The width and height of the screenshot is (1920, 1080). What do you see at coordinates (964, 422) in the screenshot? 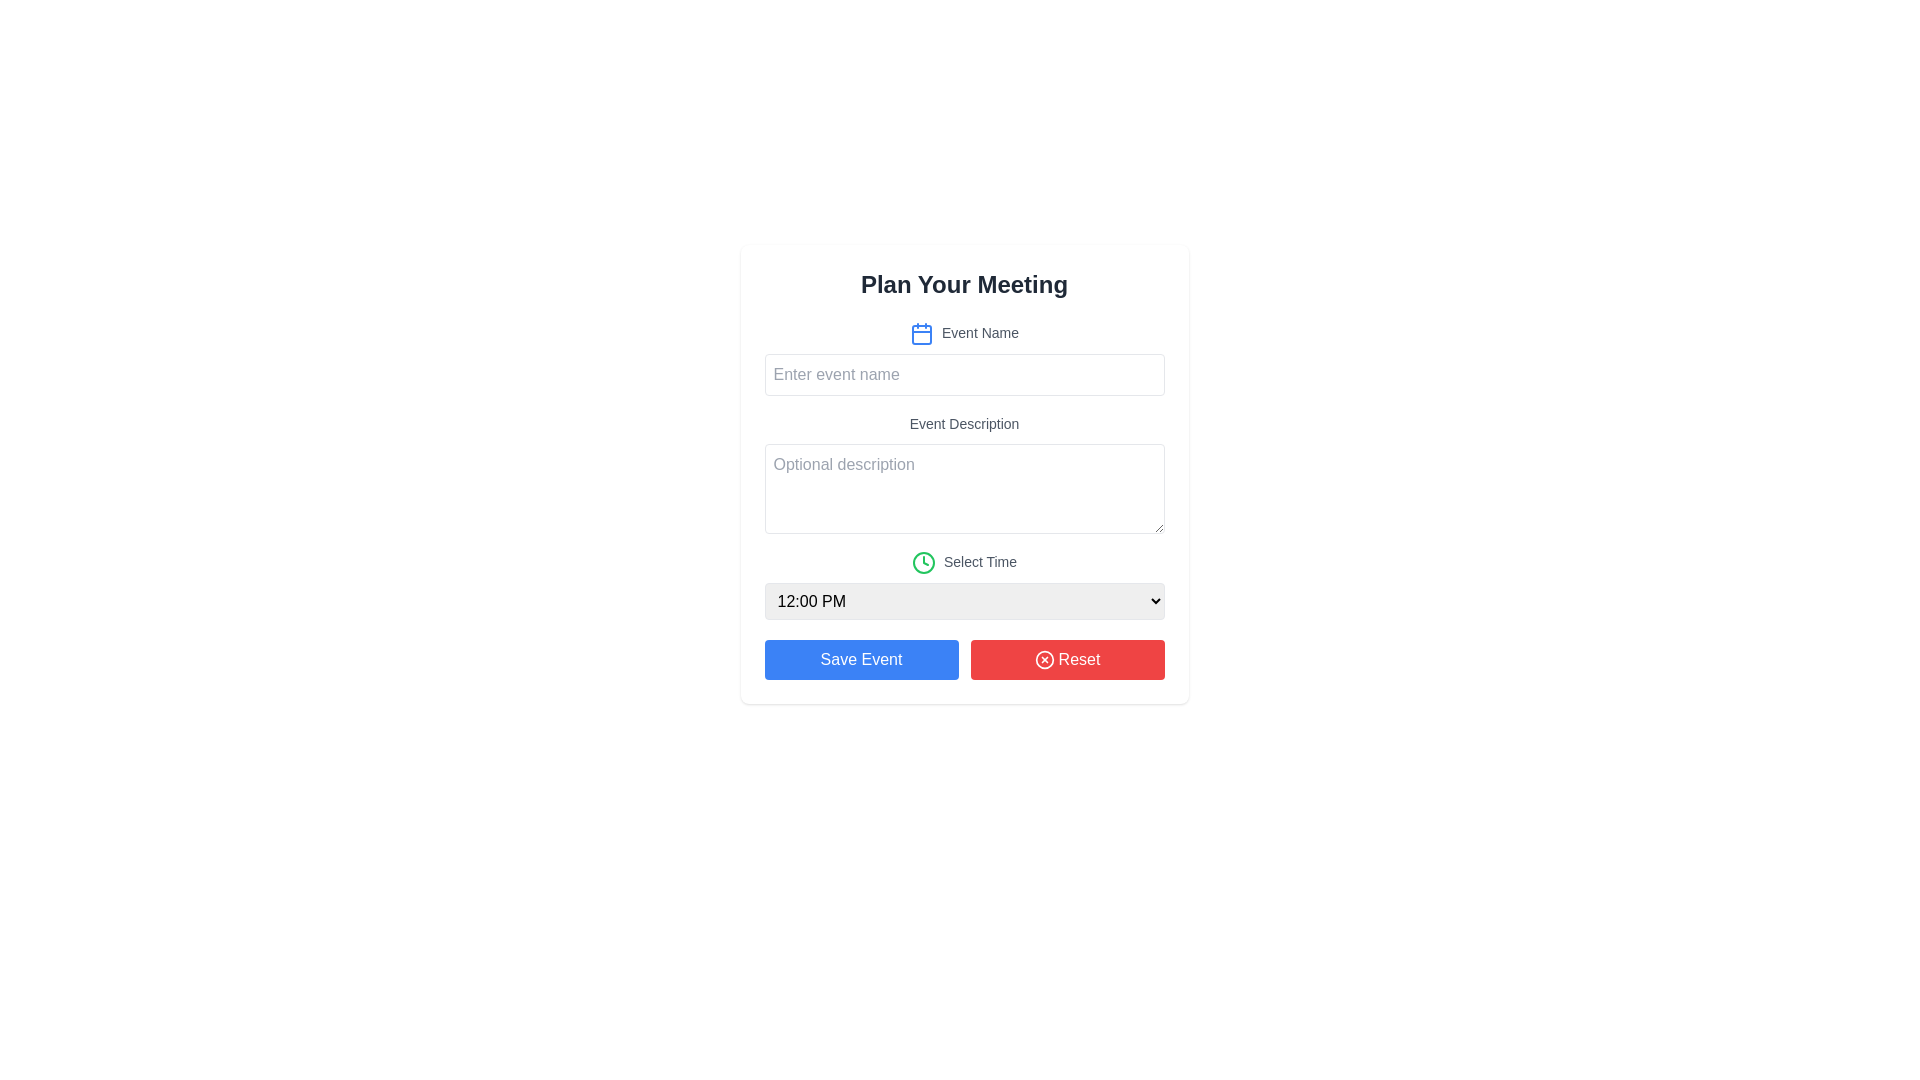
I see `the 'Event Description' label, which is styled with a smaller font size and medium-weight gray text, located directly above the description input area` at bounding box center [964, 422].